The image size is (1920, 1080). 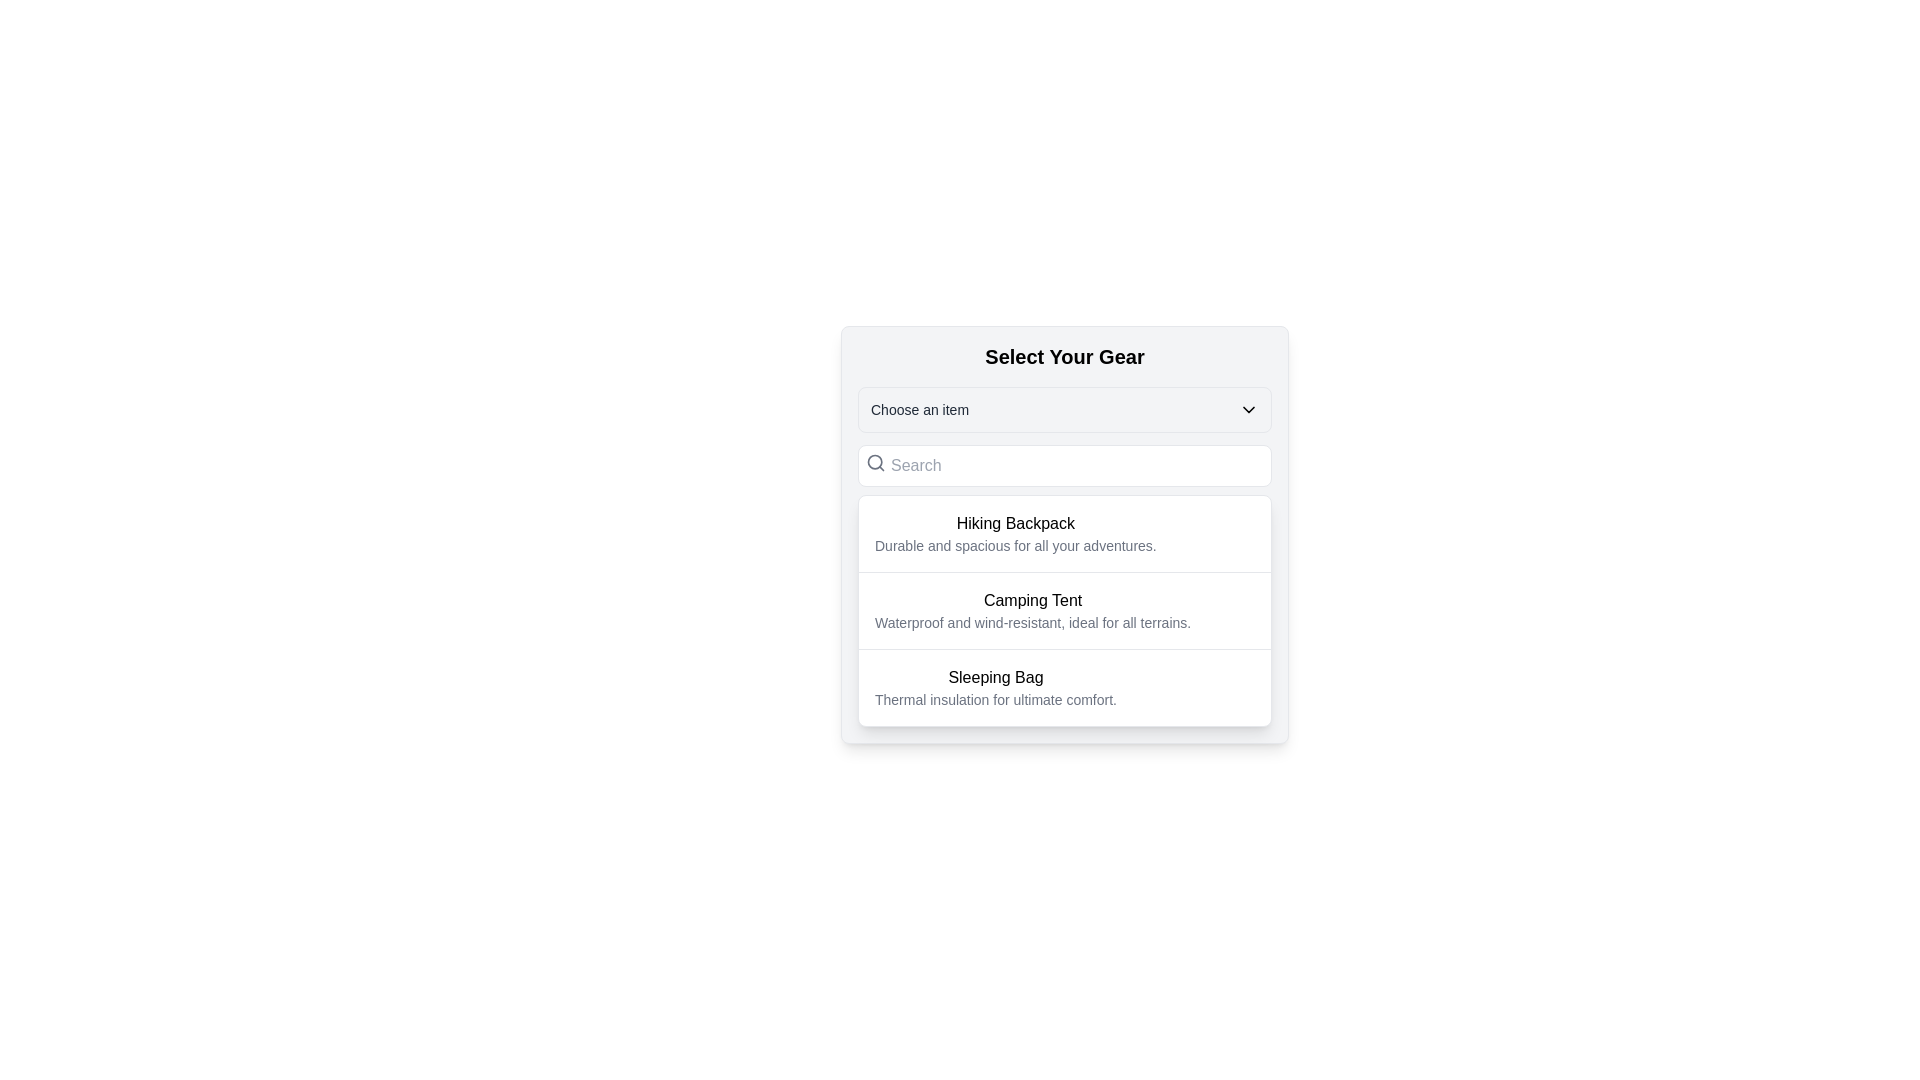 What do you see at coordinates (1033, 609) in the screenshot?
I see `the label containing the title 'Camping Tent' and description 'Waterproof and wind-resistant, ideal for all terrains.'` at bounding box center [1033, 609].